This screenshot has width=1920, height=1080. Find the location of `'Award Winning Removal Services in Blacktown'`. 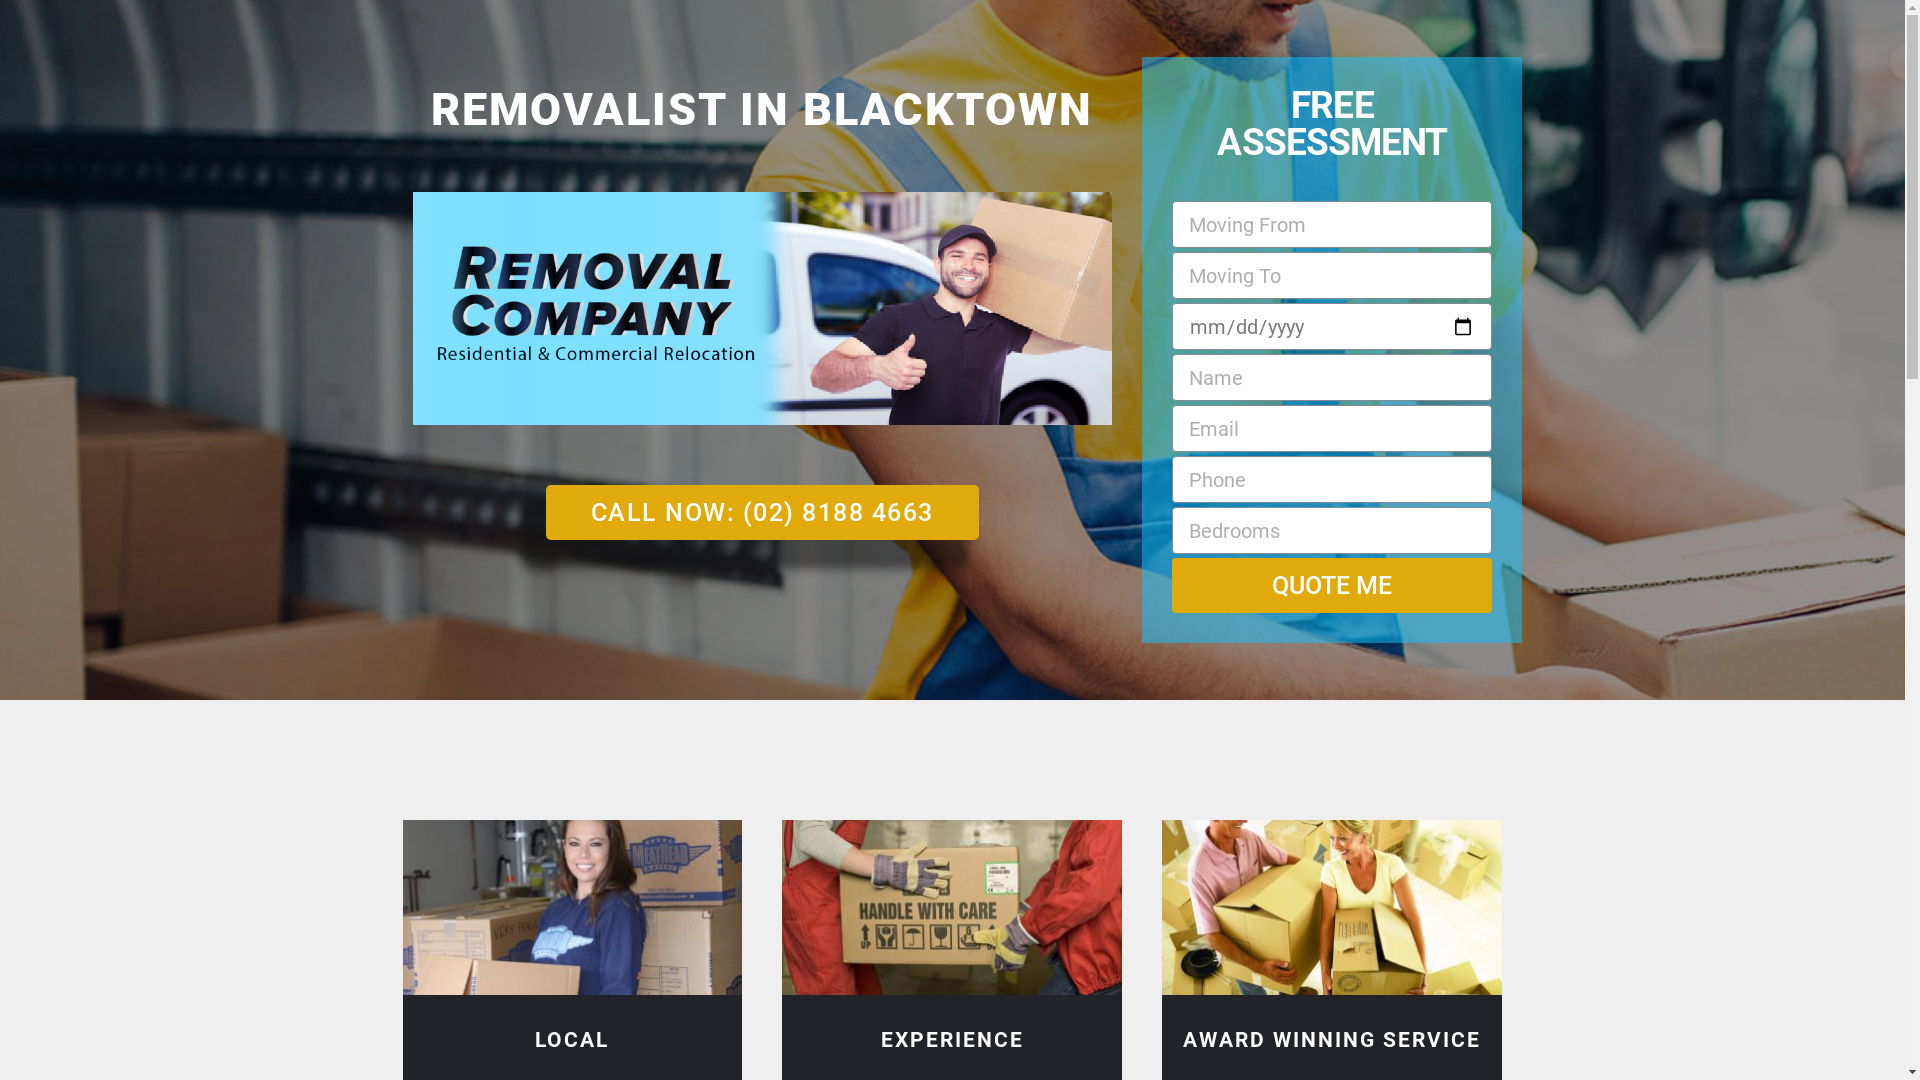

'Award Winning Removal Services in Blacktown' is located at coordinates (1332, 907).